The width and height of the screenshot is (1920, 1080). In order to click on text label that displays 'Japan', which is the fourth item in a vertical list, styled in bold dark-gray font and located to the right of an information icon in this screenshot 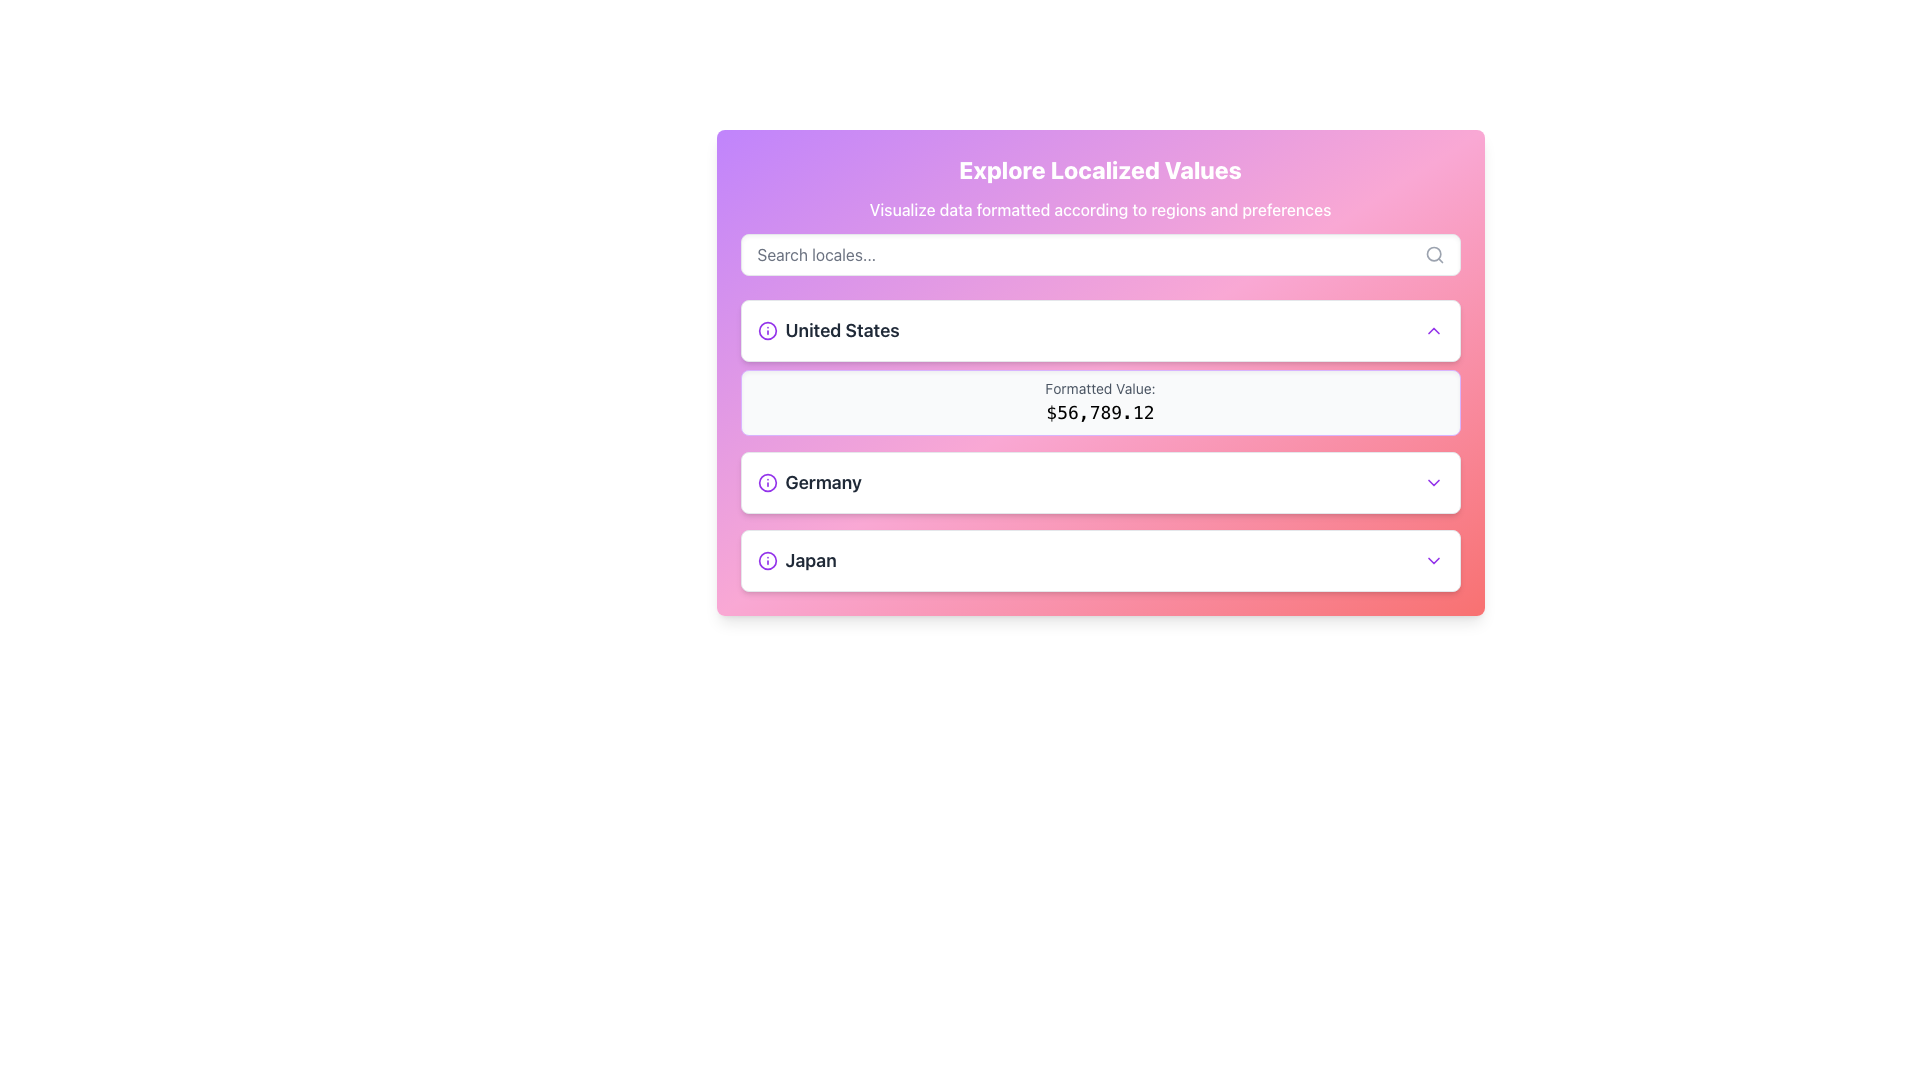, I will do `click(811, 560)`.